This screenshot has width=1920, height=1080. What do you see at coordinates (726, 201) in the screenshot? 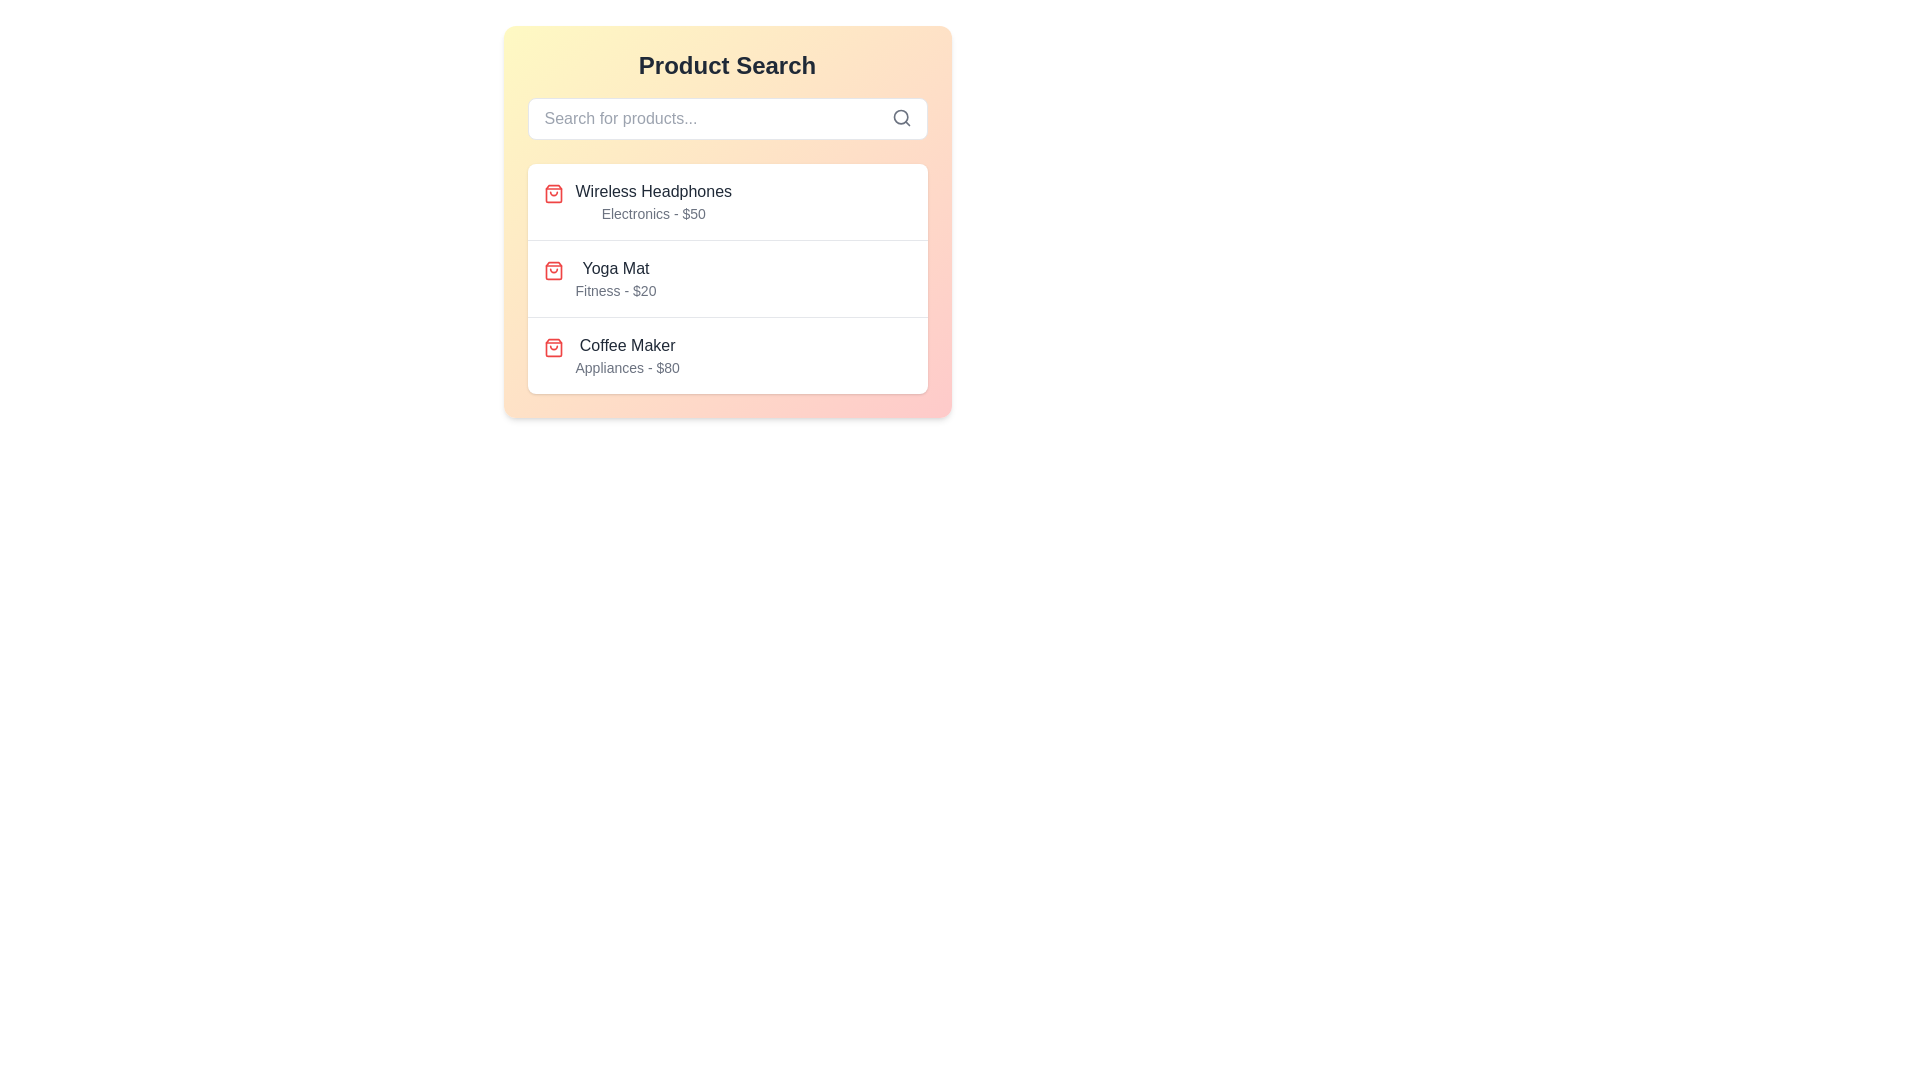
I see `the first product list item which displays 'Wireless Headphones' in bold and an icon resembling a shopping bag to the left` at bounding box center [726, 201].